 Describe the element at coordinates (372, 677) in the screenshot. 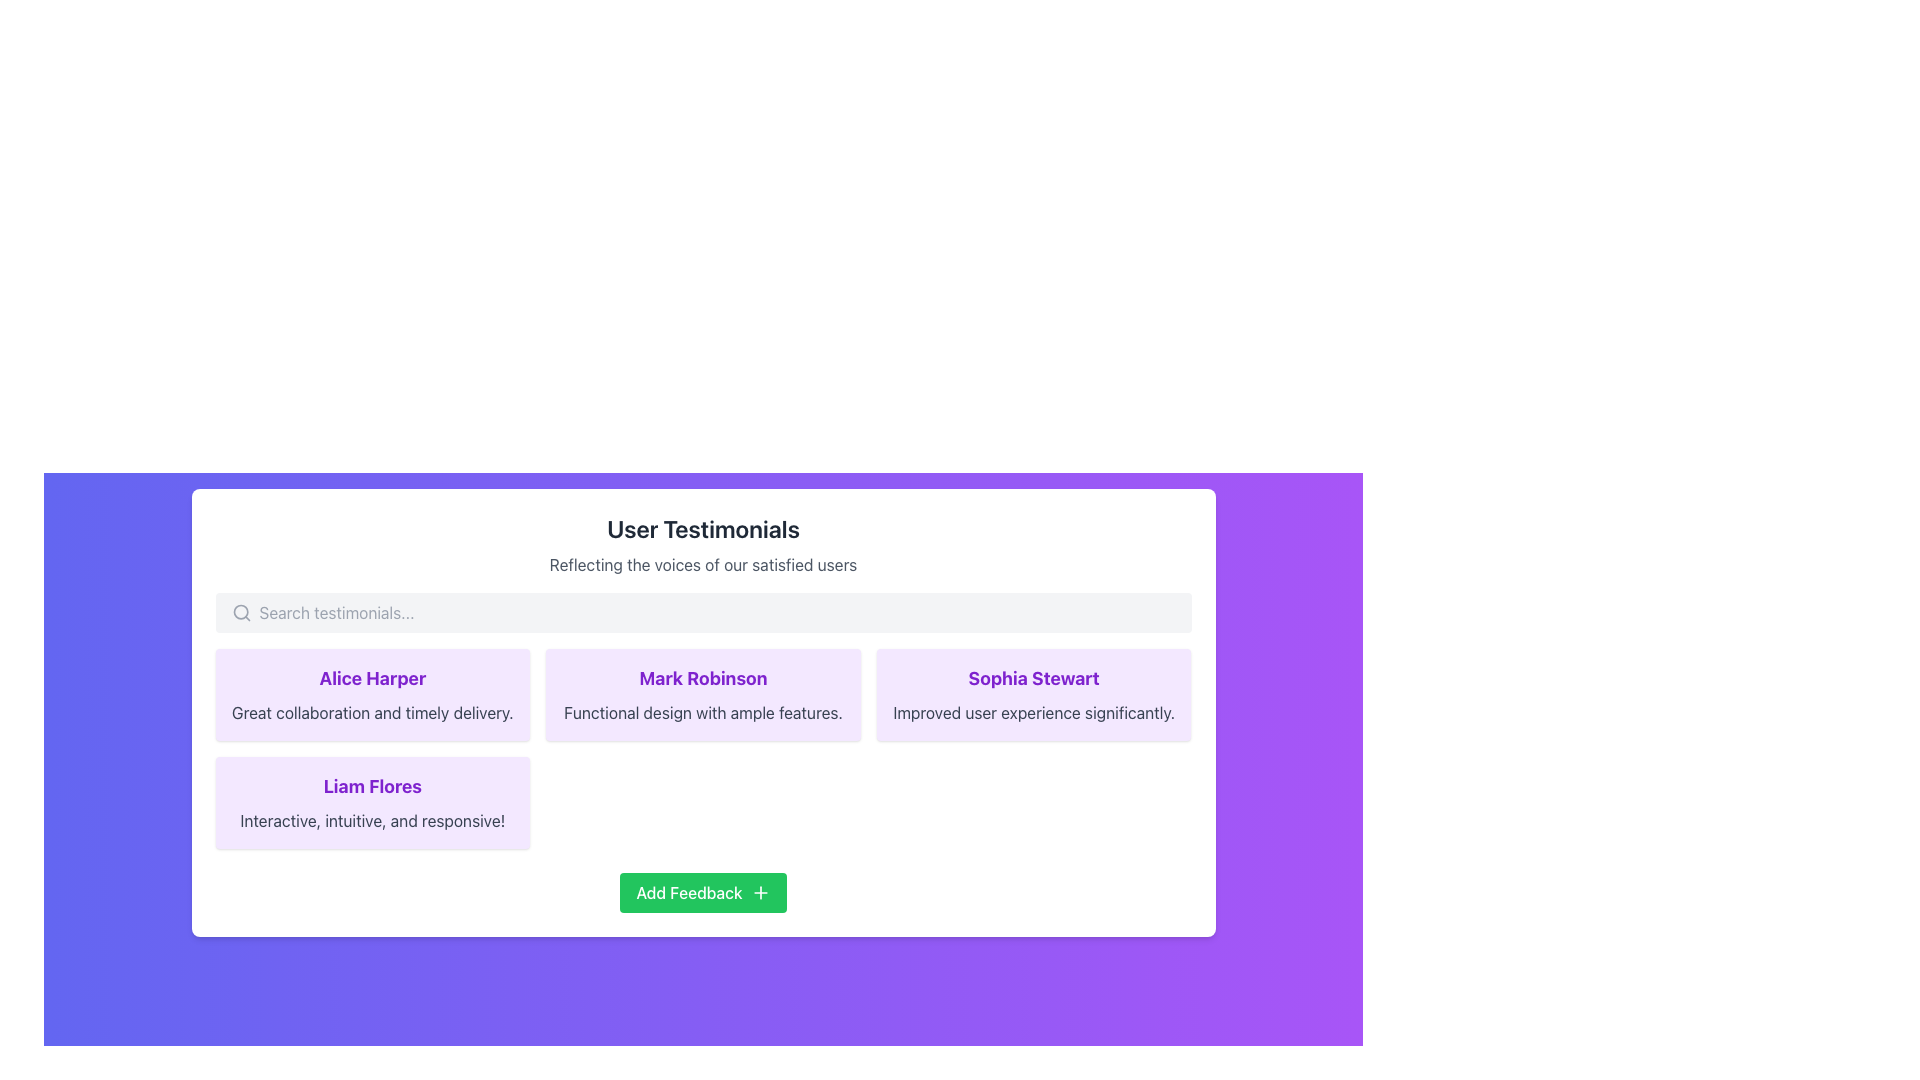

I see `the text label indicating the name of the individual who provided the testimonial, located at the top-left of the first testimonial card` at that location.